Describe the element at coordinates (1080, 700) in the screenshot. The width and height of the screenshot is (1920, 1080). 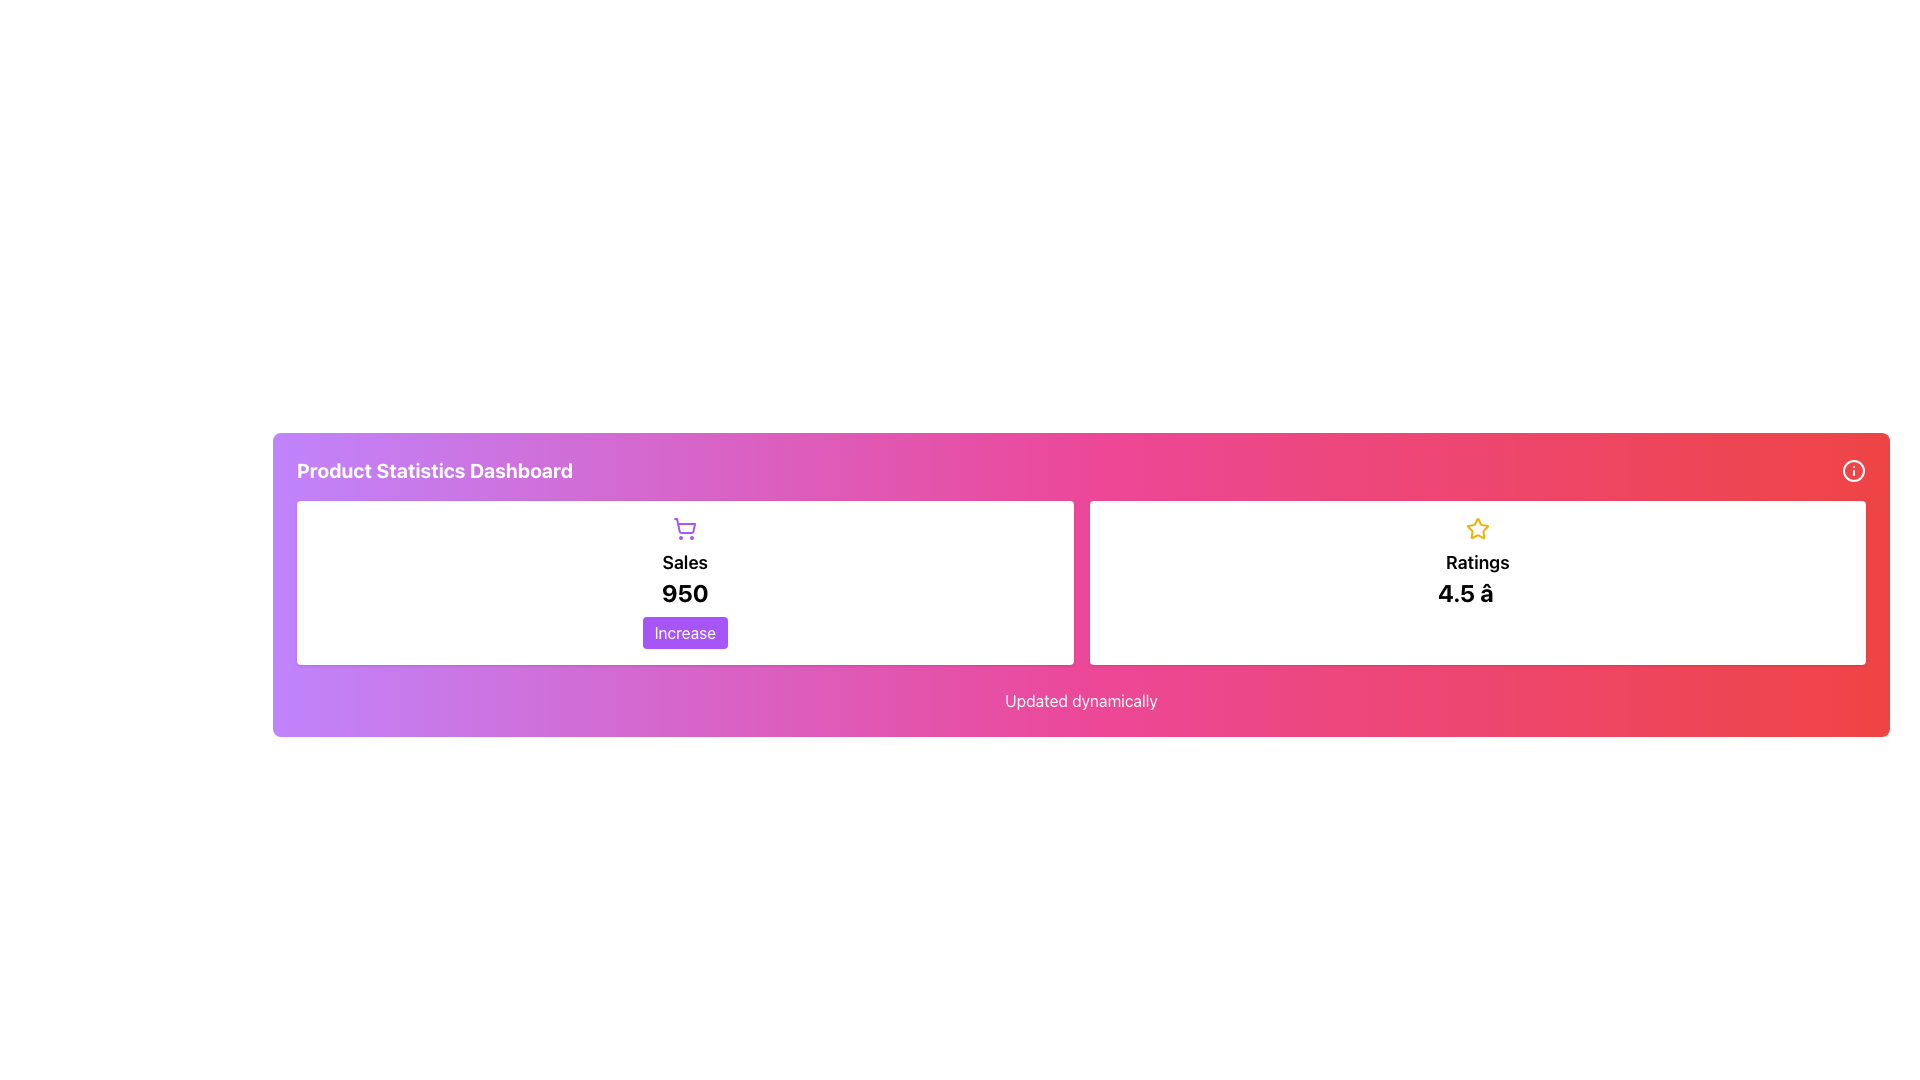
I see `Text Label indicating real-time updates on the dashboard, located at the bottom below the sales and ratings blocks` at that location.